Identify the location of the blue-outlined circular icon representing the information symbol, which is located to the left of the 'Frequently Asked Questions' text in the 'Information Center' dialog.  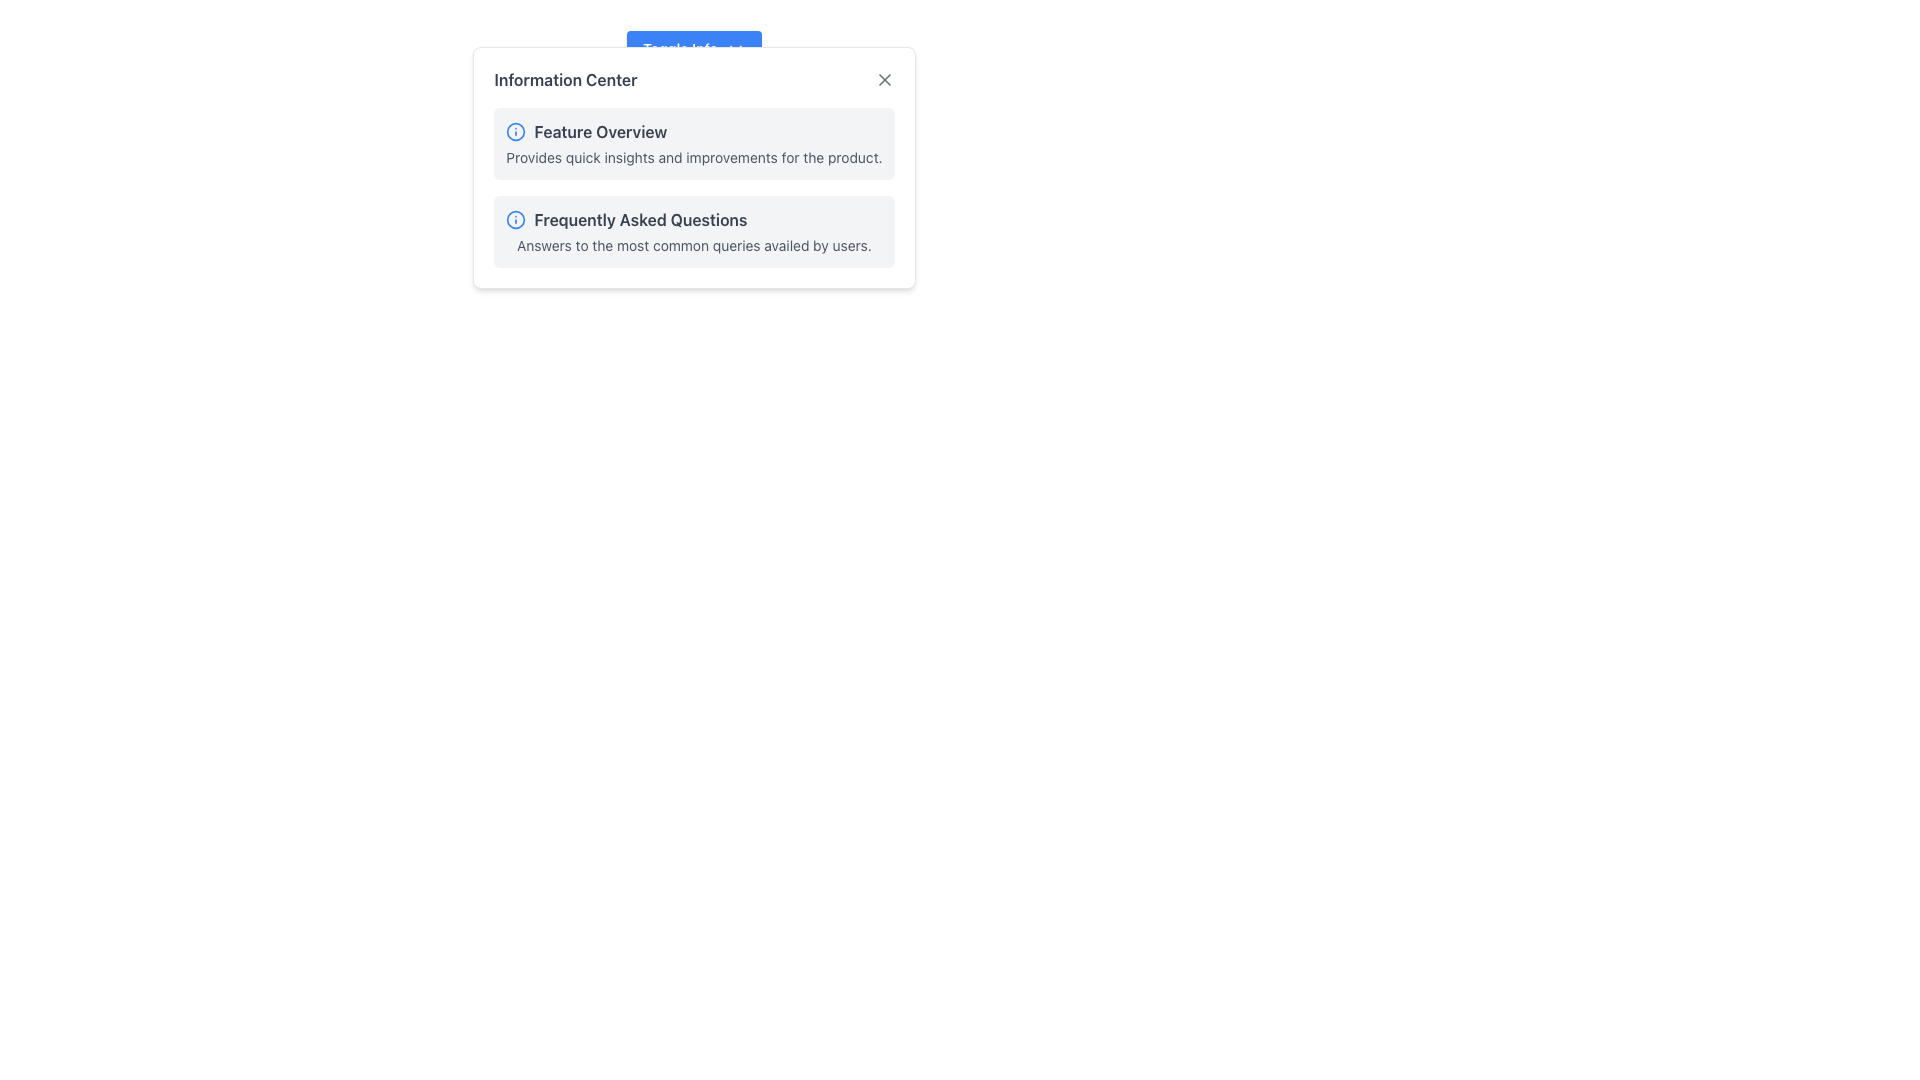
(516, 131).